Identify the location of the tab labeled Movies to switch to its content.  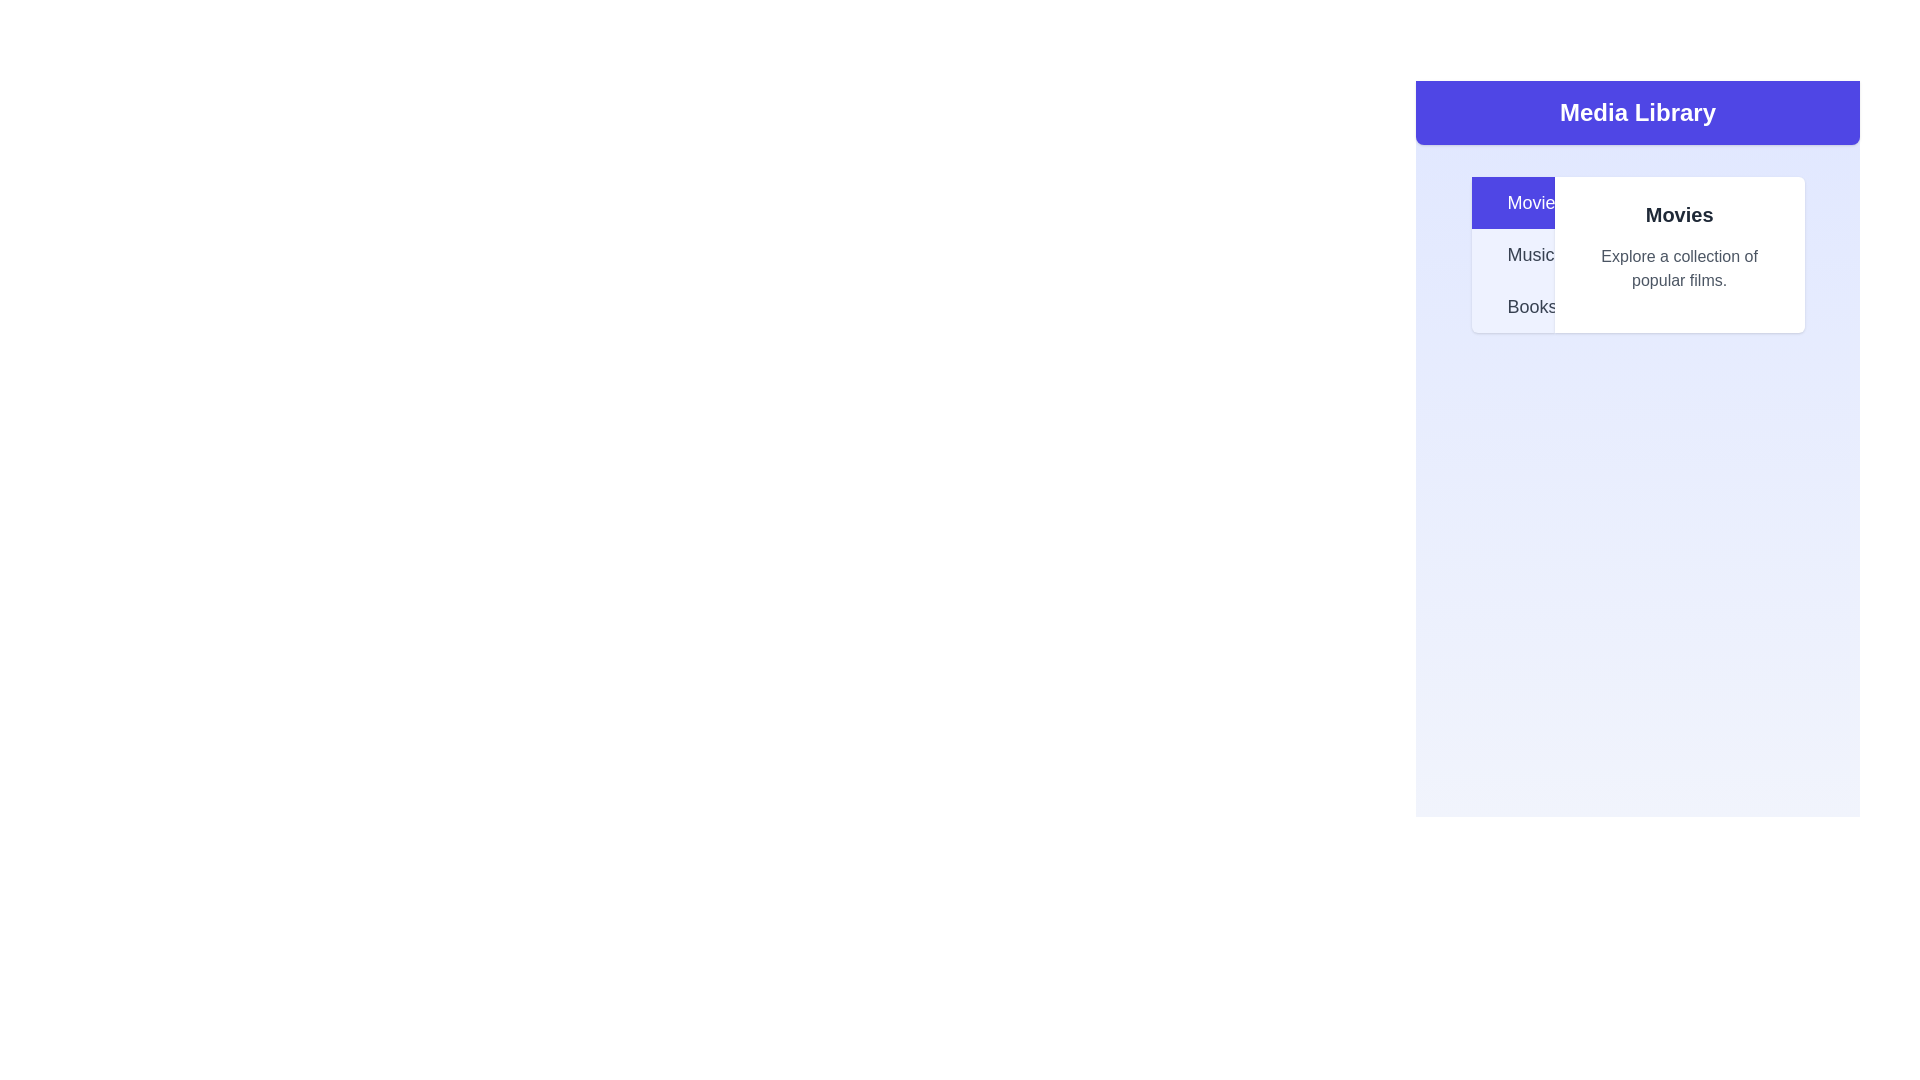
(1512, 203).